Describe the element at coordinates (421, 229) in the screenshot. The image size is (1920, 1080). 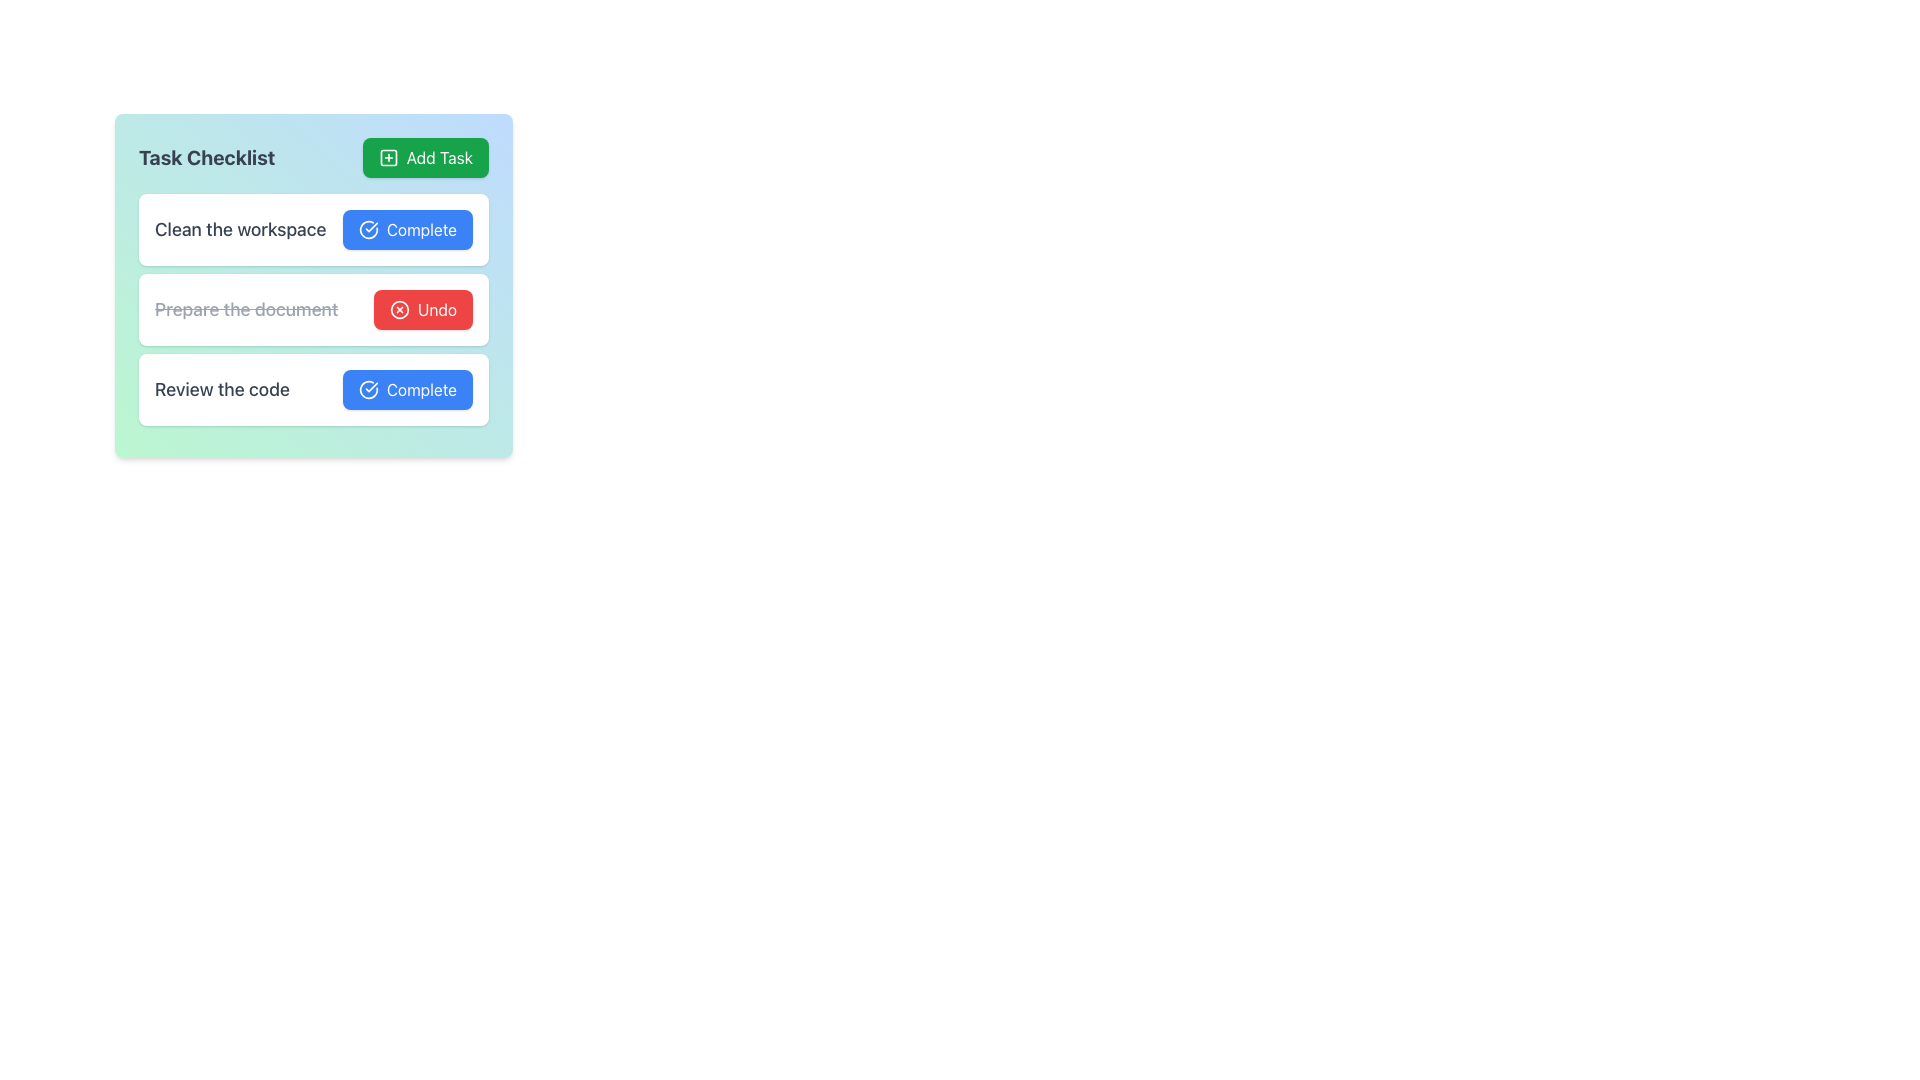
I see `the 'Complete' label in the second button of the 'Task Checklist' group` at that location.